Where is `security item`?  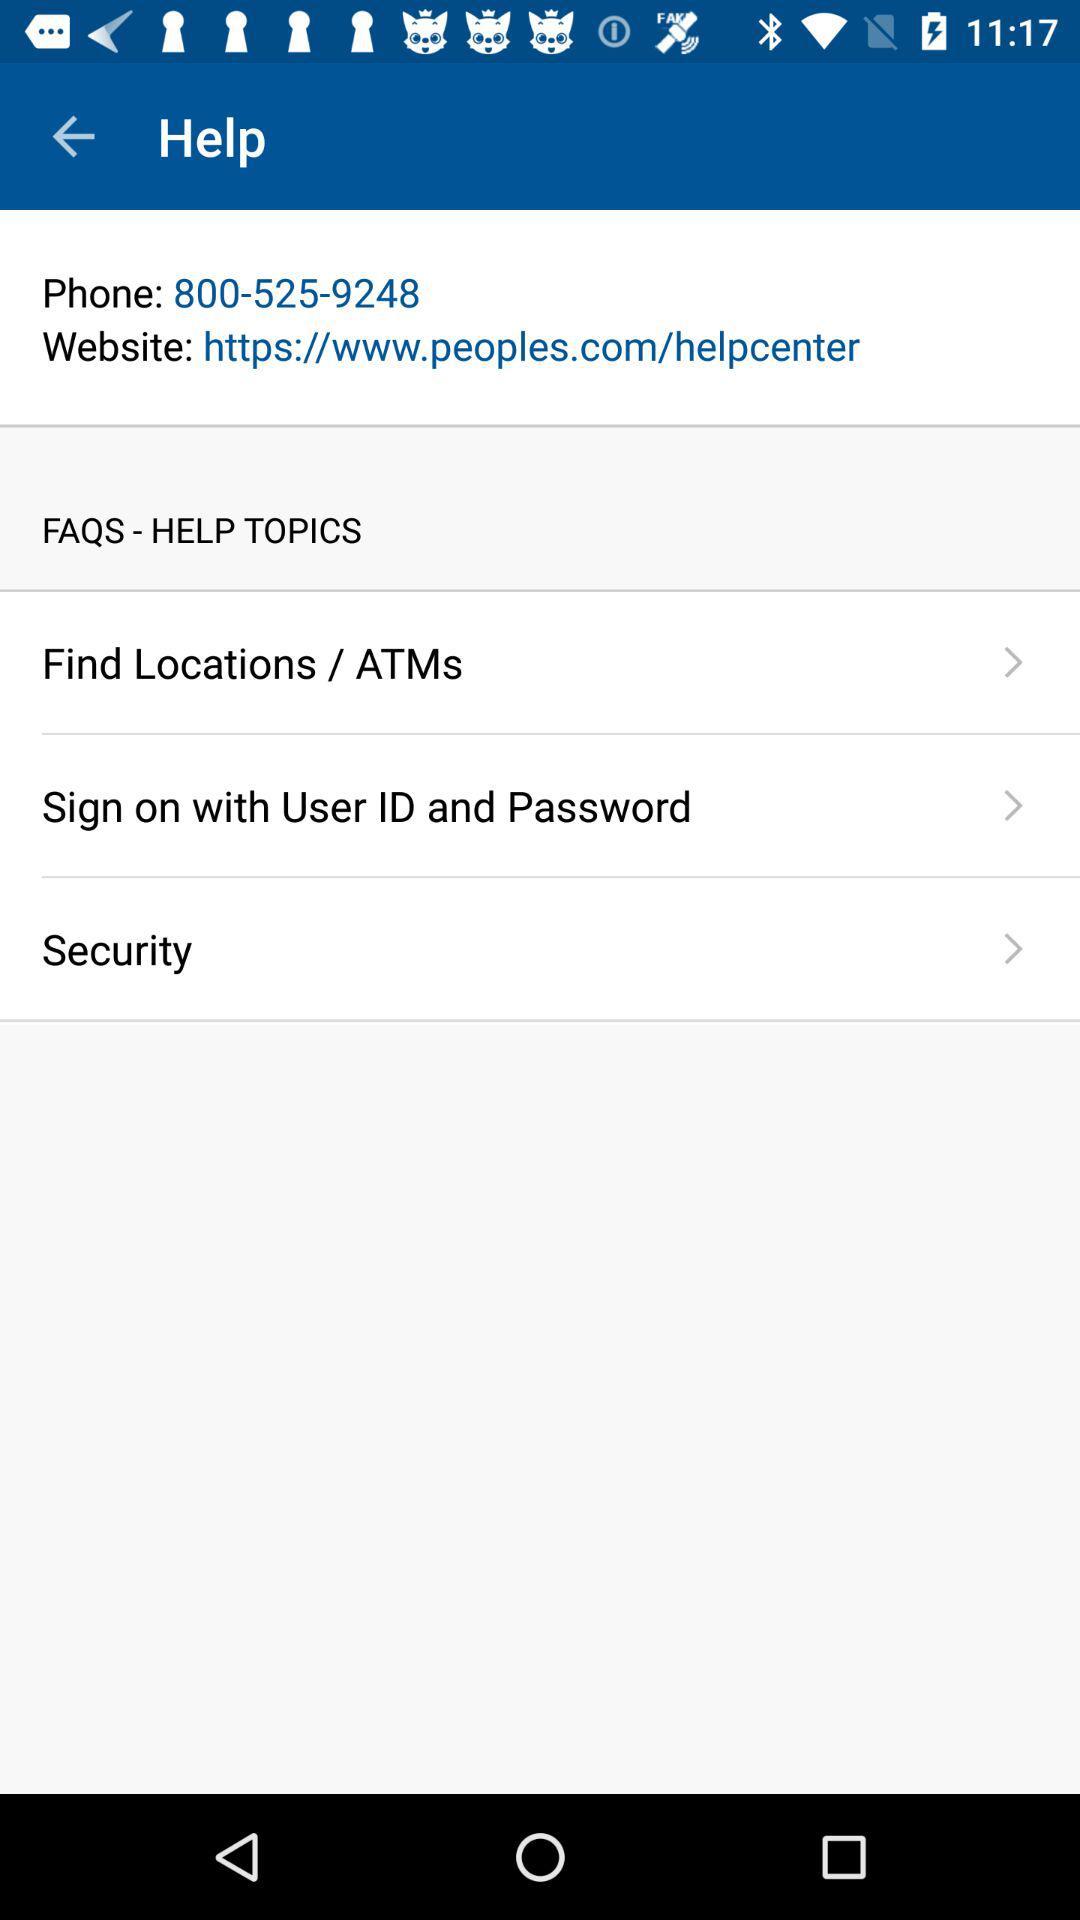 security item is located at coordinates (494, 947).